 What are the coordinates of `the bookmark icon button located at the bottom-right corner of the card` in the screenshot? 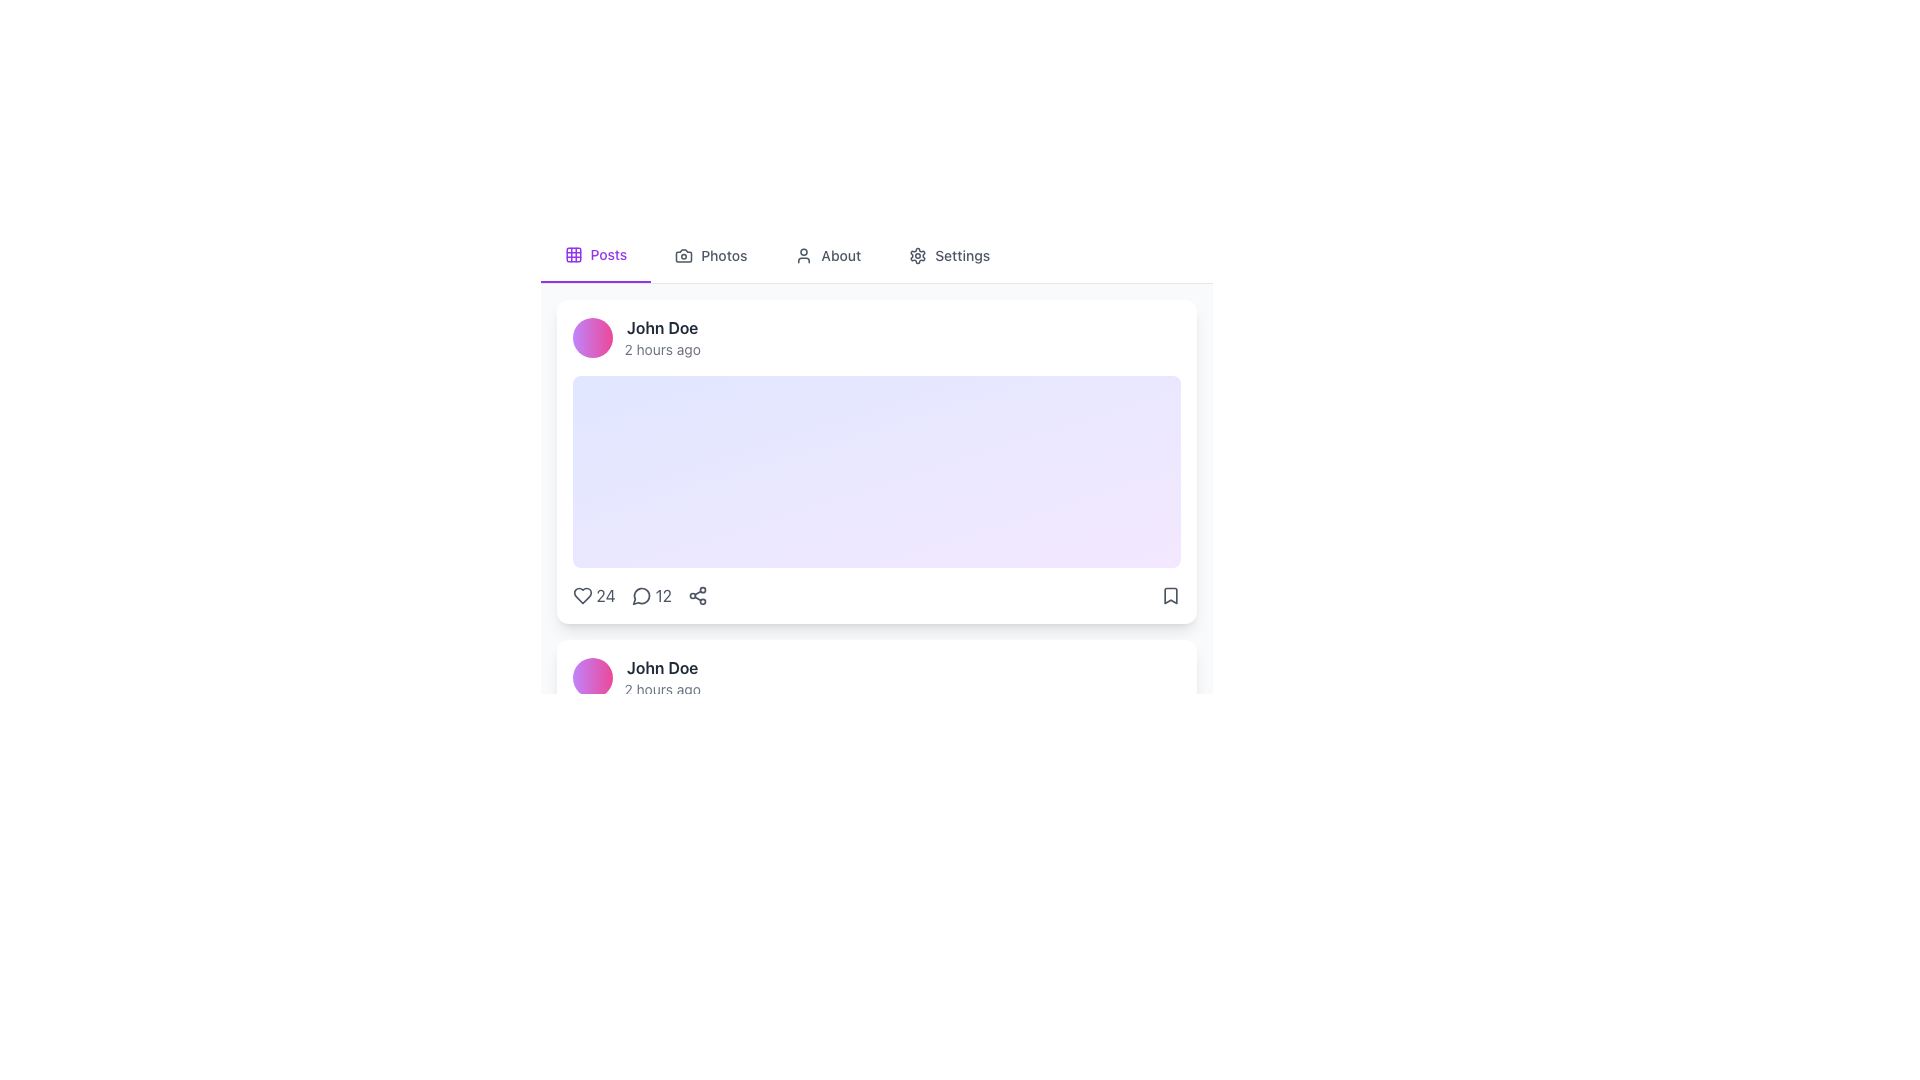 It's located at (1170, 595).